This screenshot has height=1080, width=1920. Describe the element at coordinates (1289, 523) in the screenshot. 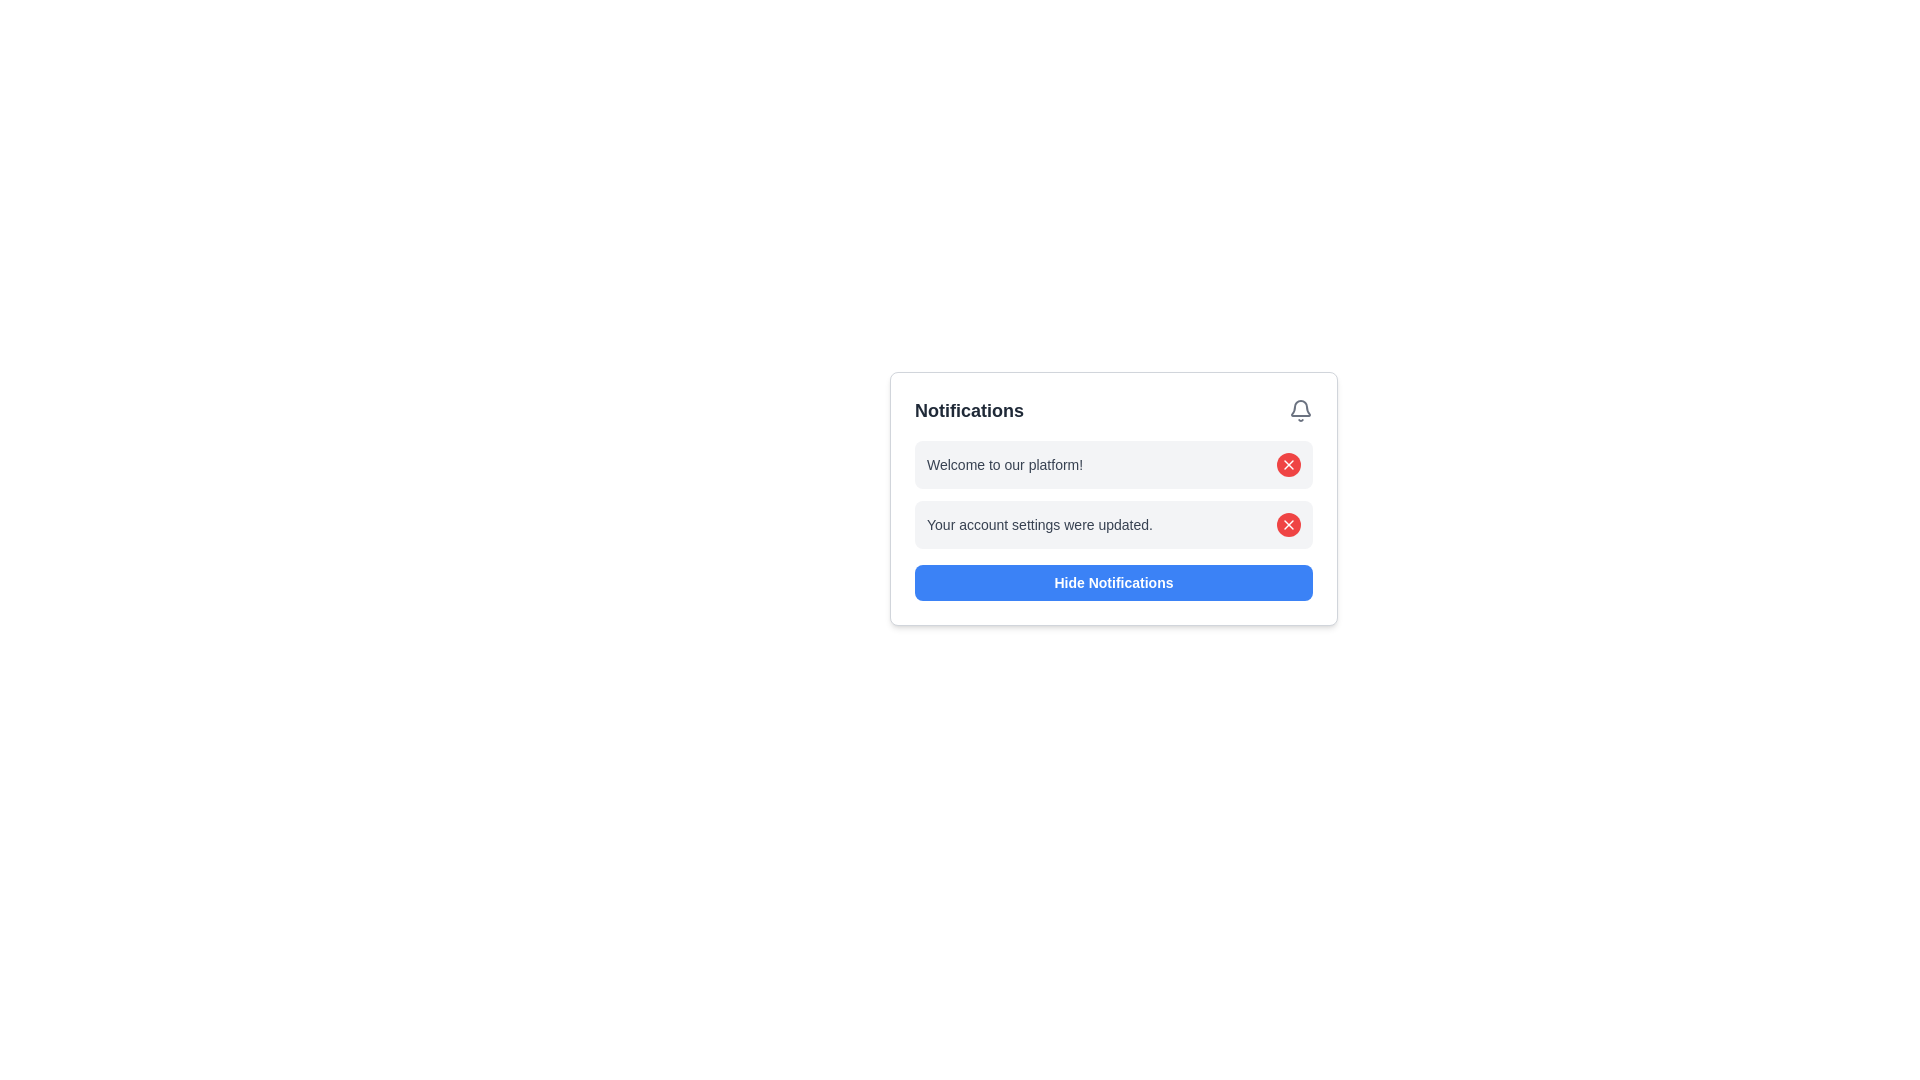

I see `the red circular button with a white 'X' icon` at that location.